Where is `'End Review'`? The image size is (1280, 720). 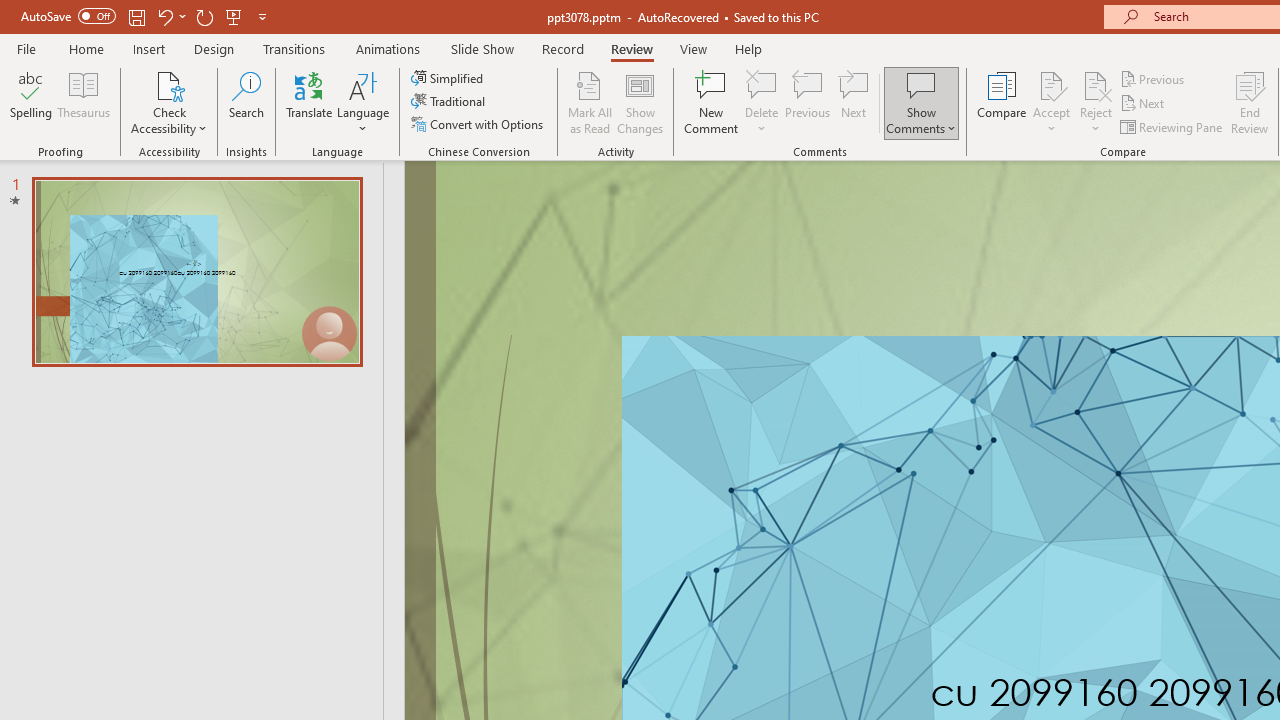
'End Review' is located at coordinates (1248, 103).